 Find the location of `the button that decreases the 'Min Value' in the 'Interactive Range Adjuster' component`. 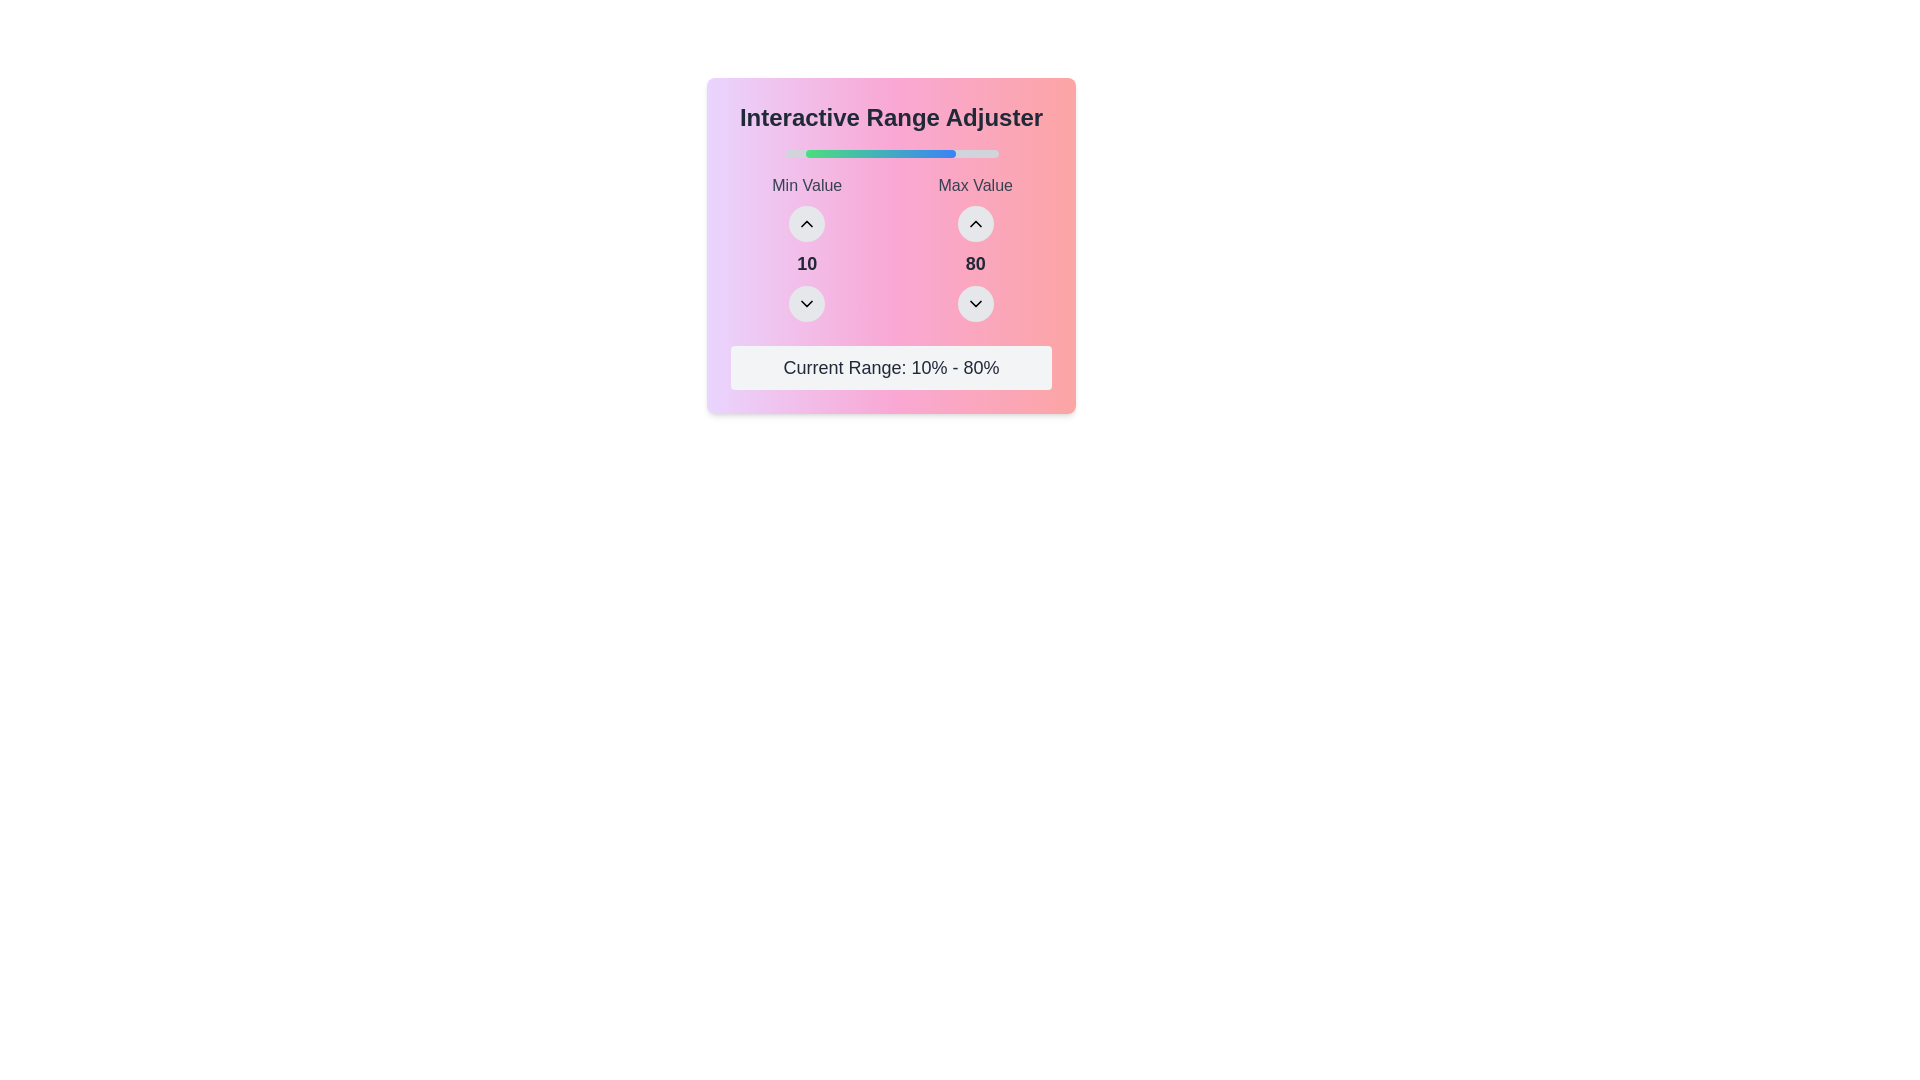

the button that decreases the 'Min Value' in the 'Interactive Range Adjuster' component is located at coordinates (807, 304).